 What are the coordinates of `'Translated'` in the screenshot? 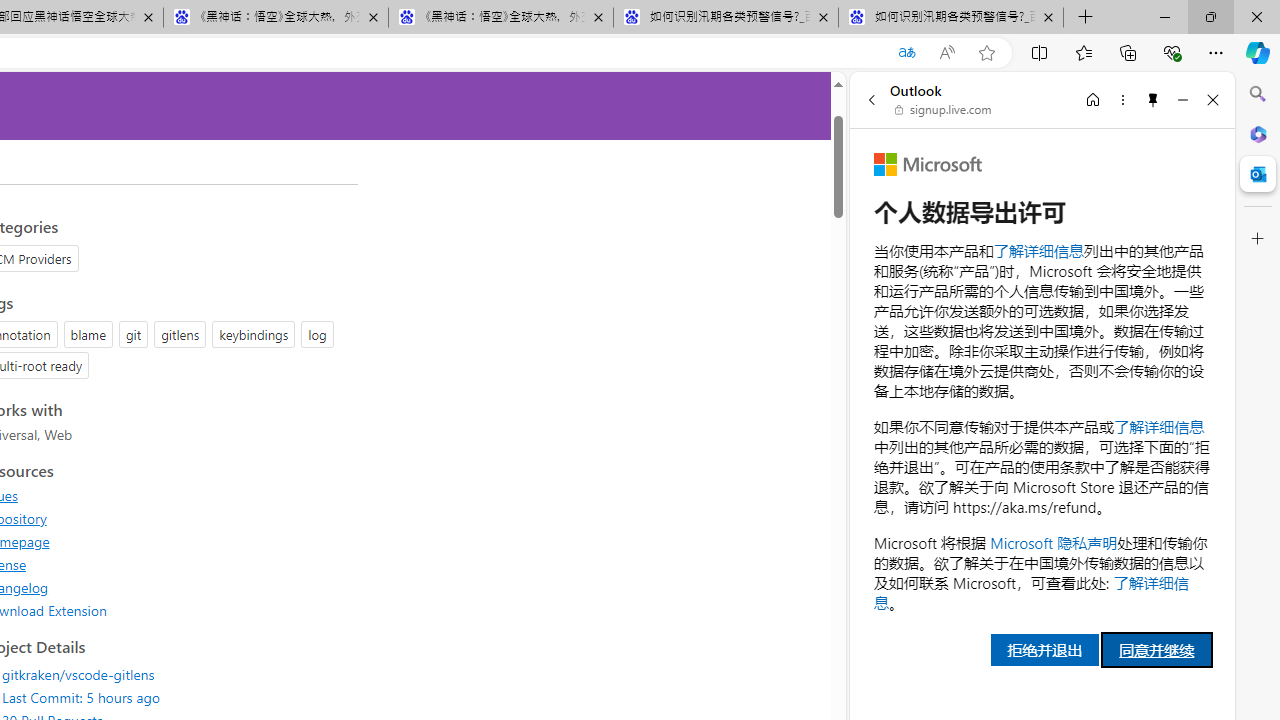 It's located at (905, 52).